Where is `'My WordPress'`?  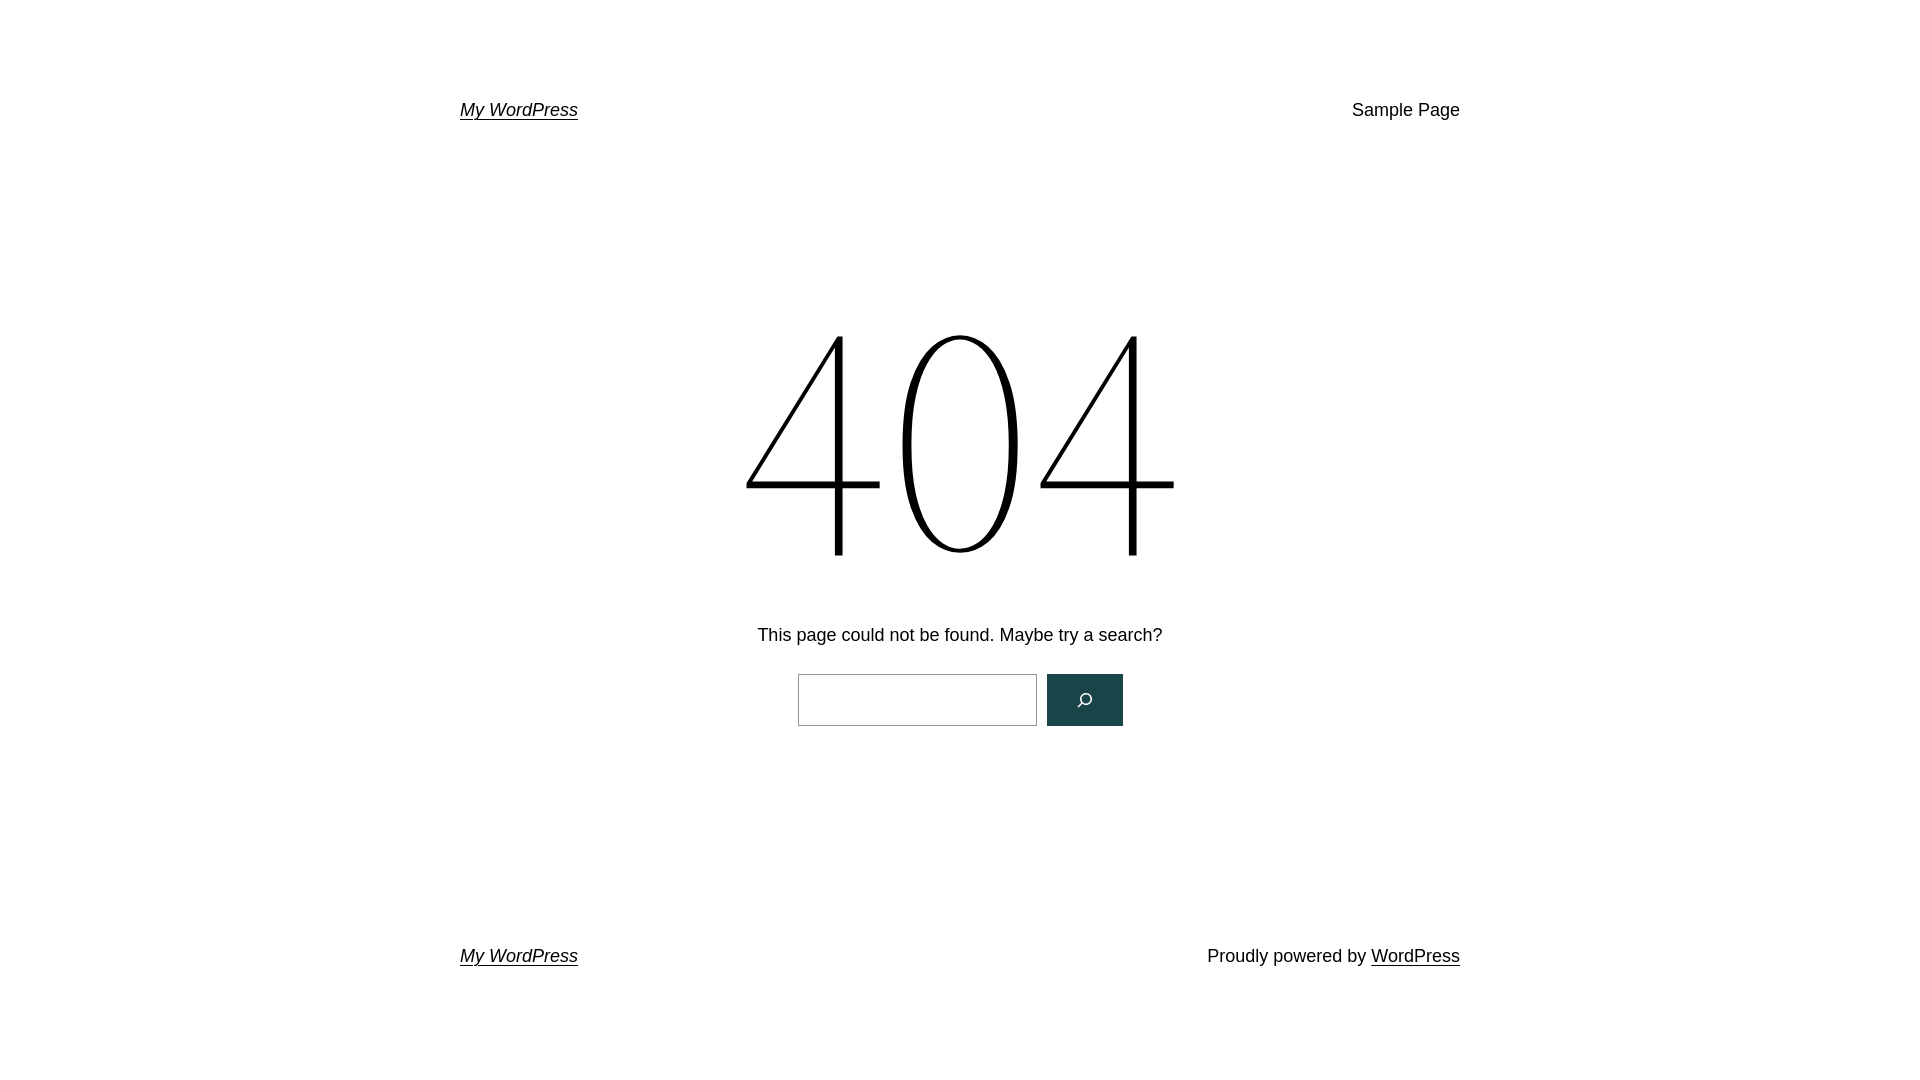
'My WordPress' is located at coordinates (518, 110).